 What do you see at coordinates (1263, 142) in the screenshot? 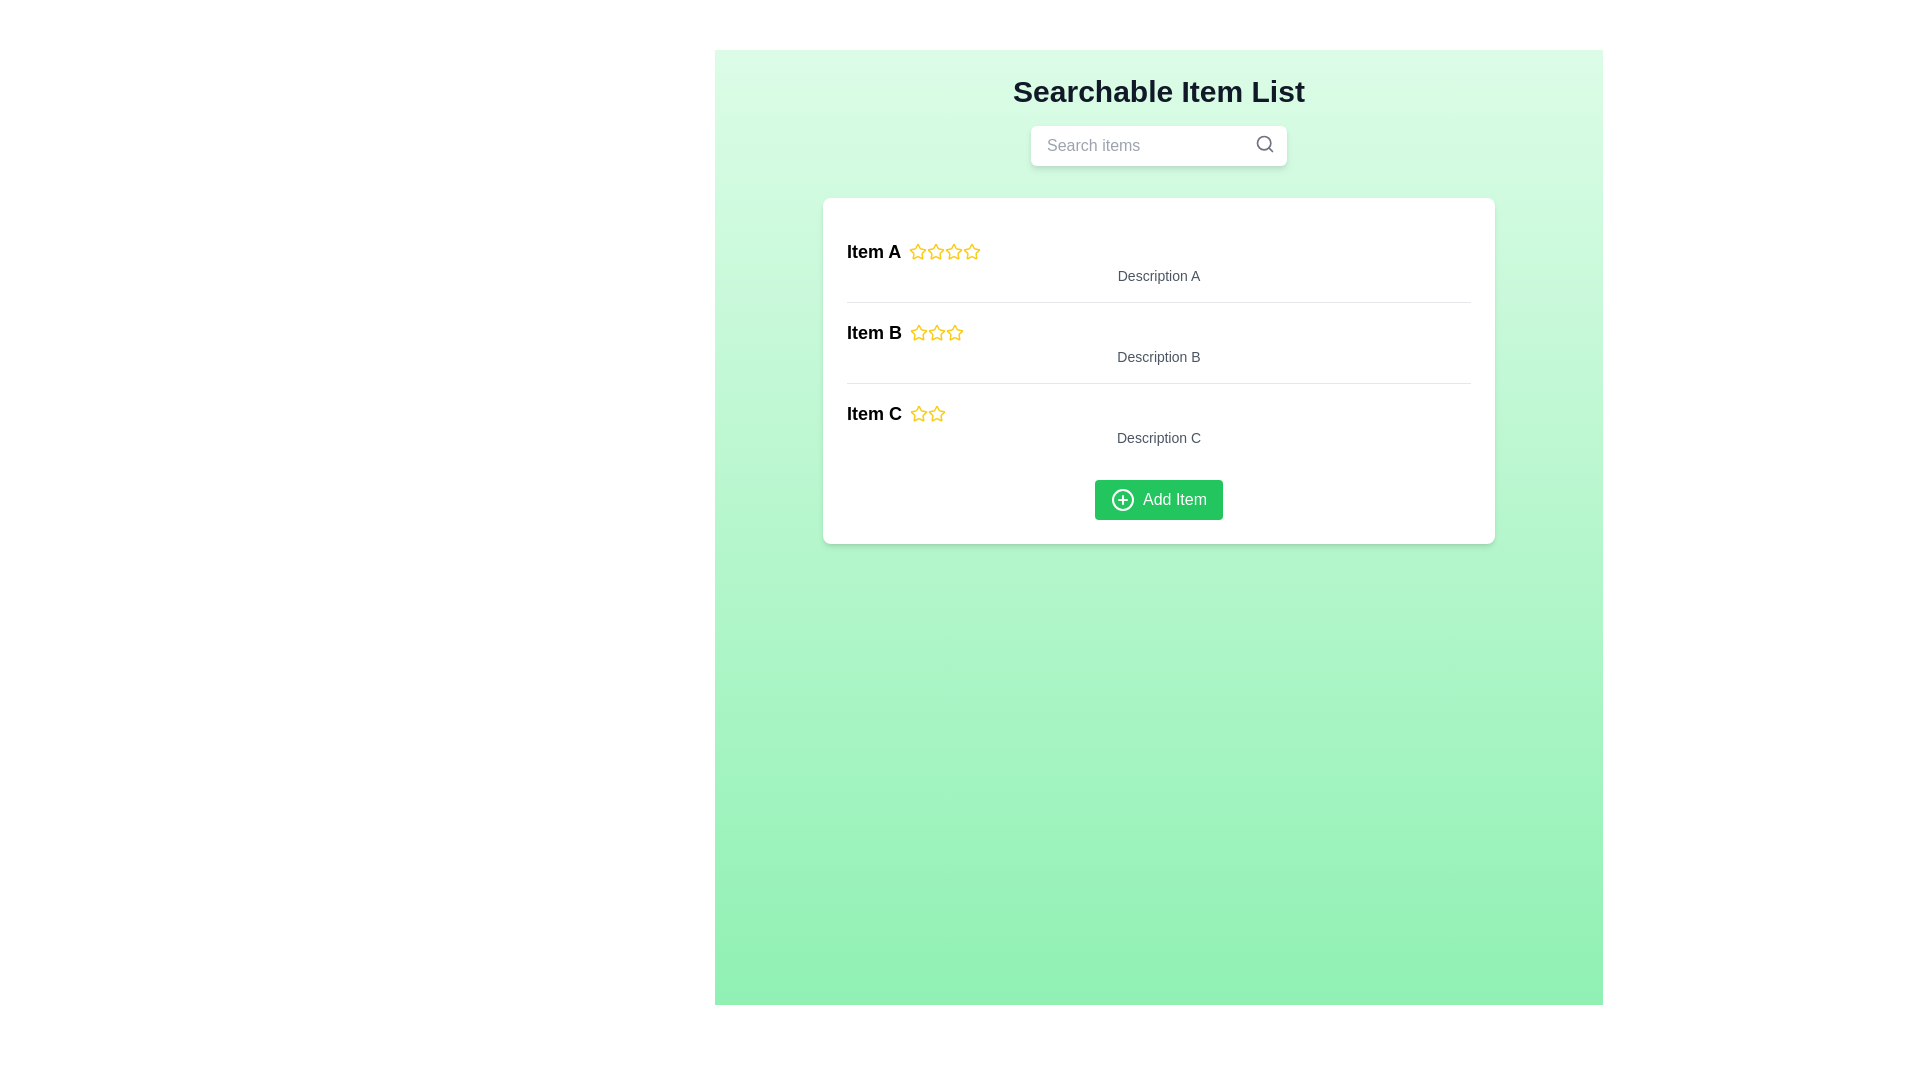
I see `the decorative SVG circle representing the lens of the magnifying glass icon located in the top-right corner of the search bar` at bounding box center [1263, 142].